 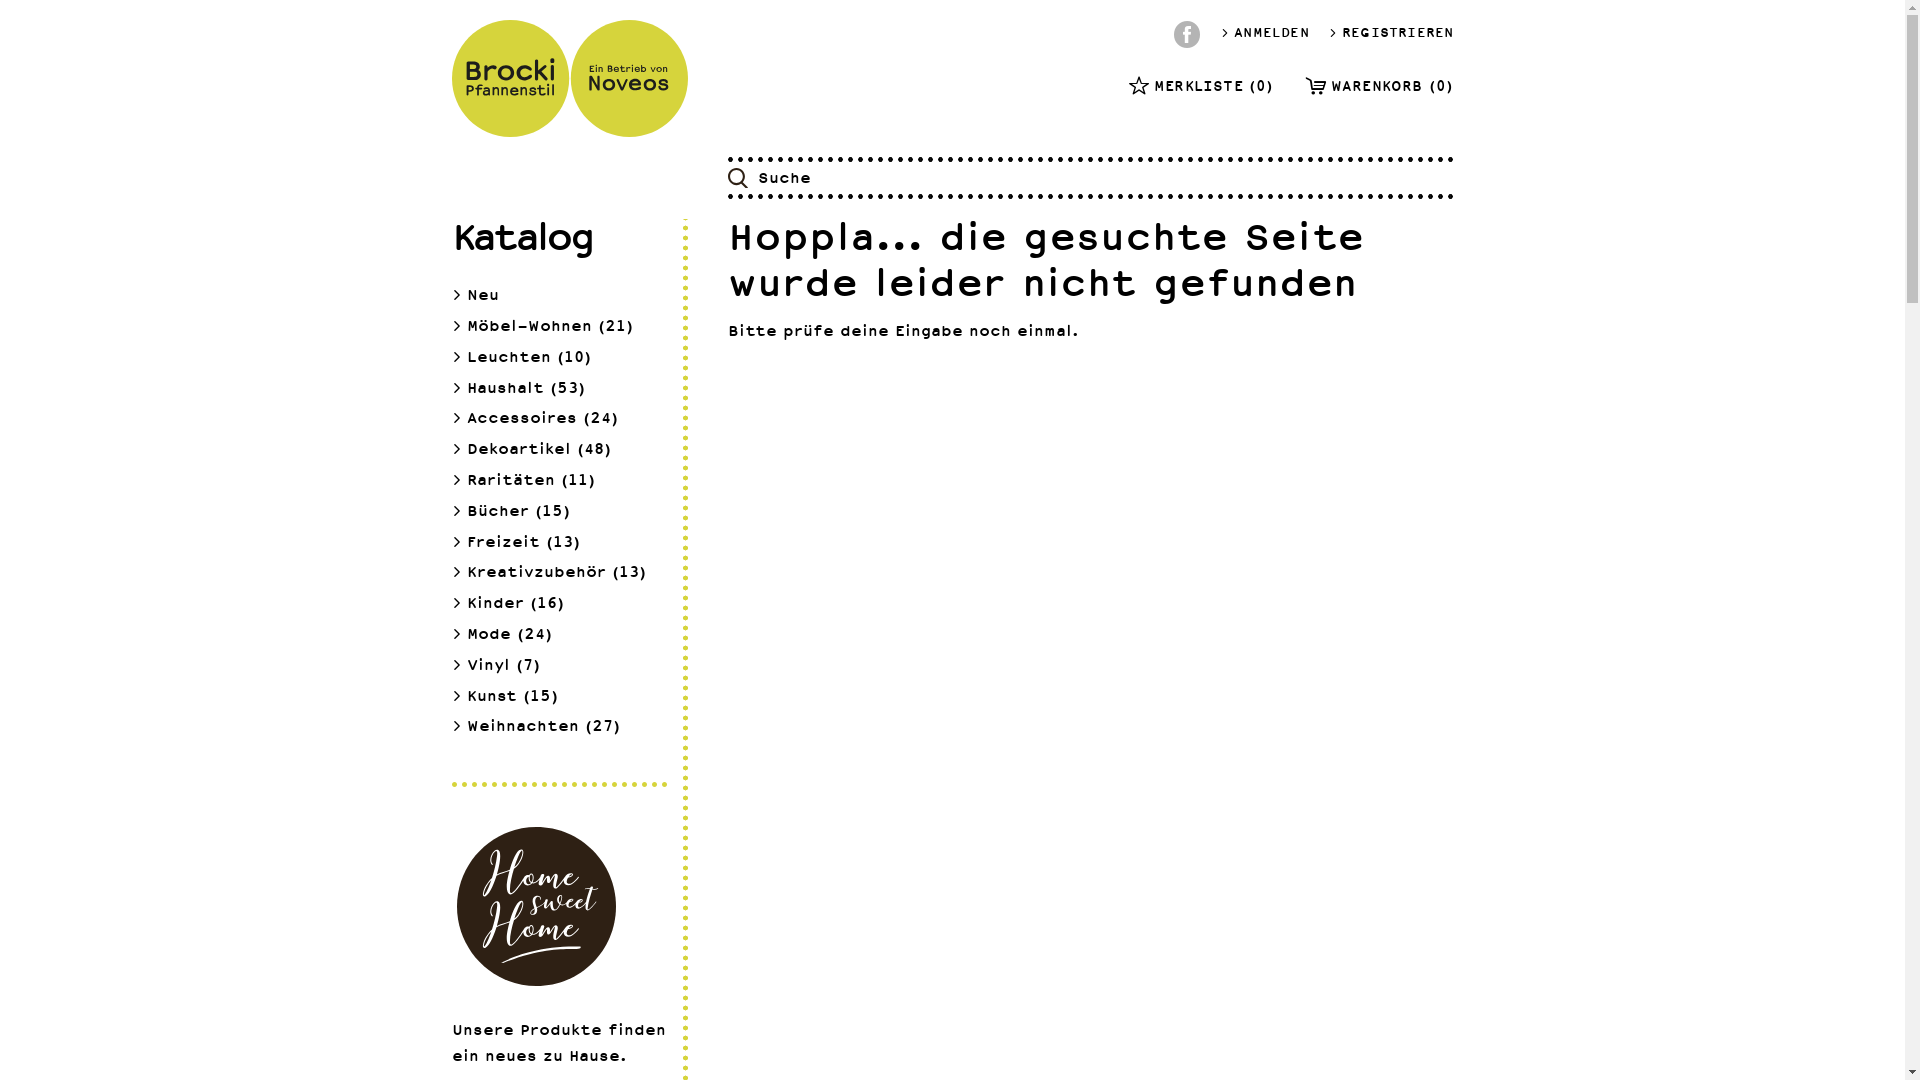 What do you see at coordinates (1305, 85) in the screenshot?
I see `'WARENKORB (0)'` at bounding box center [1305, 85].